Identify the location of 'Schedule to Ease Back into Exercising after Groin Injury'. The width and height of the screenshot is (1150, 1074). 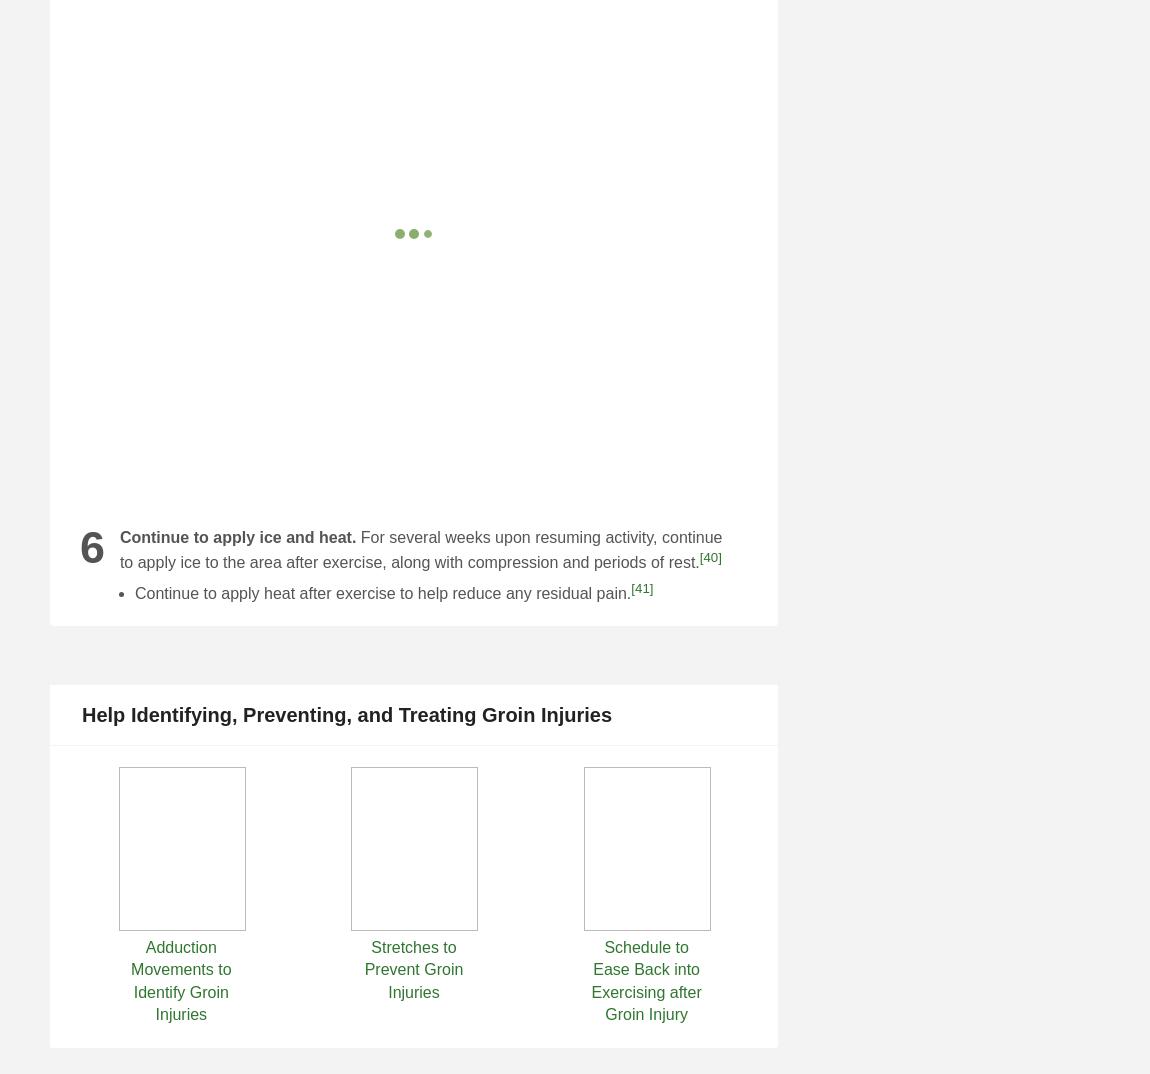
(589, 979).